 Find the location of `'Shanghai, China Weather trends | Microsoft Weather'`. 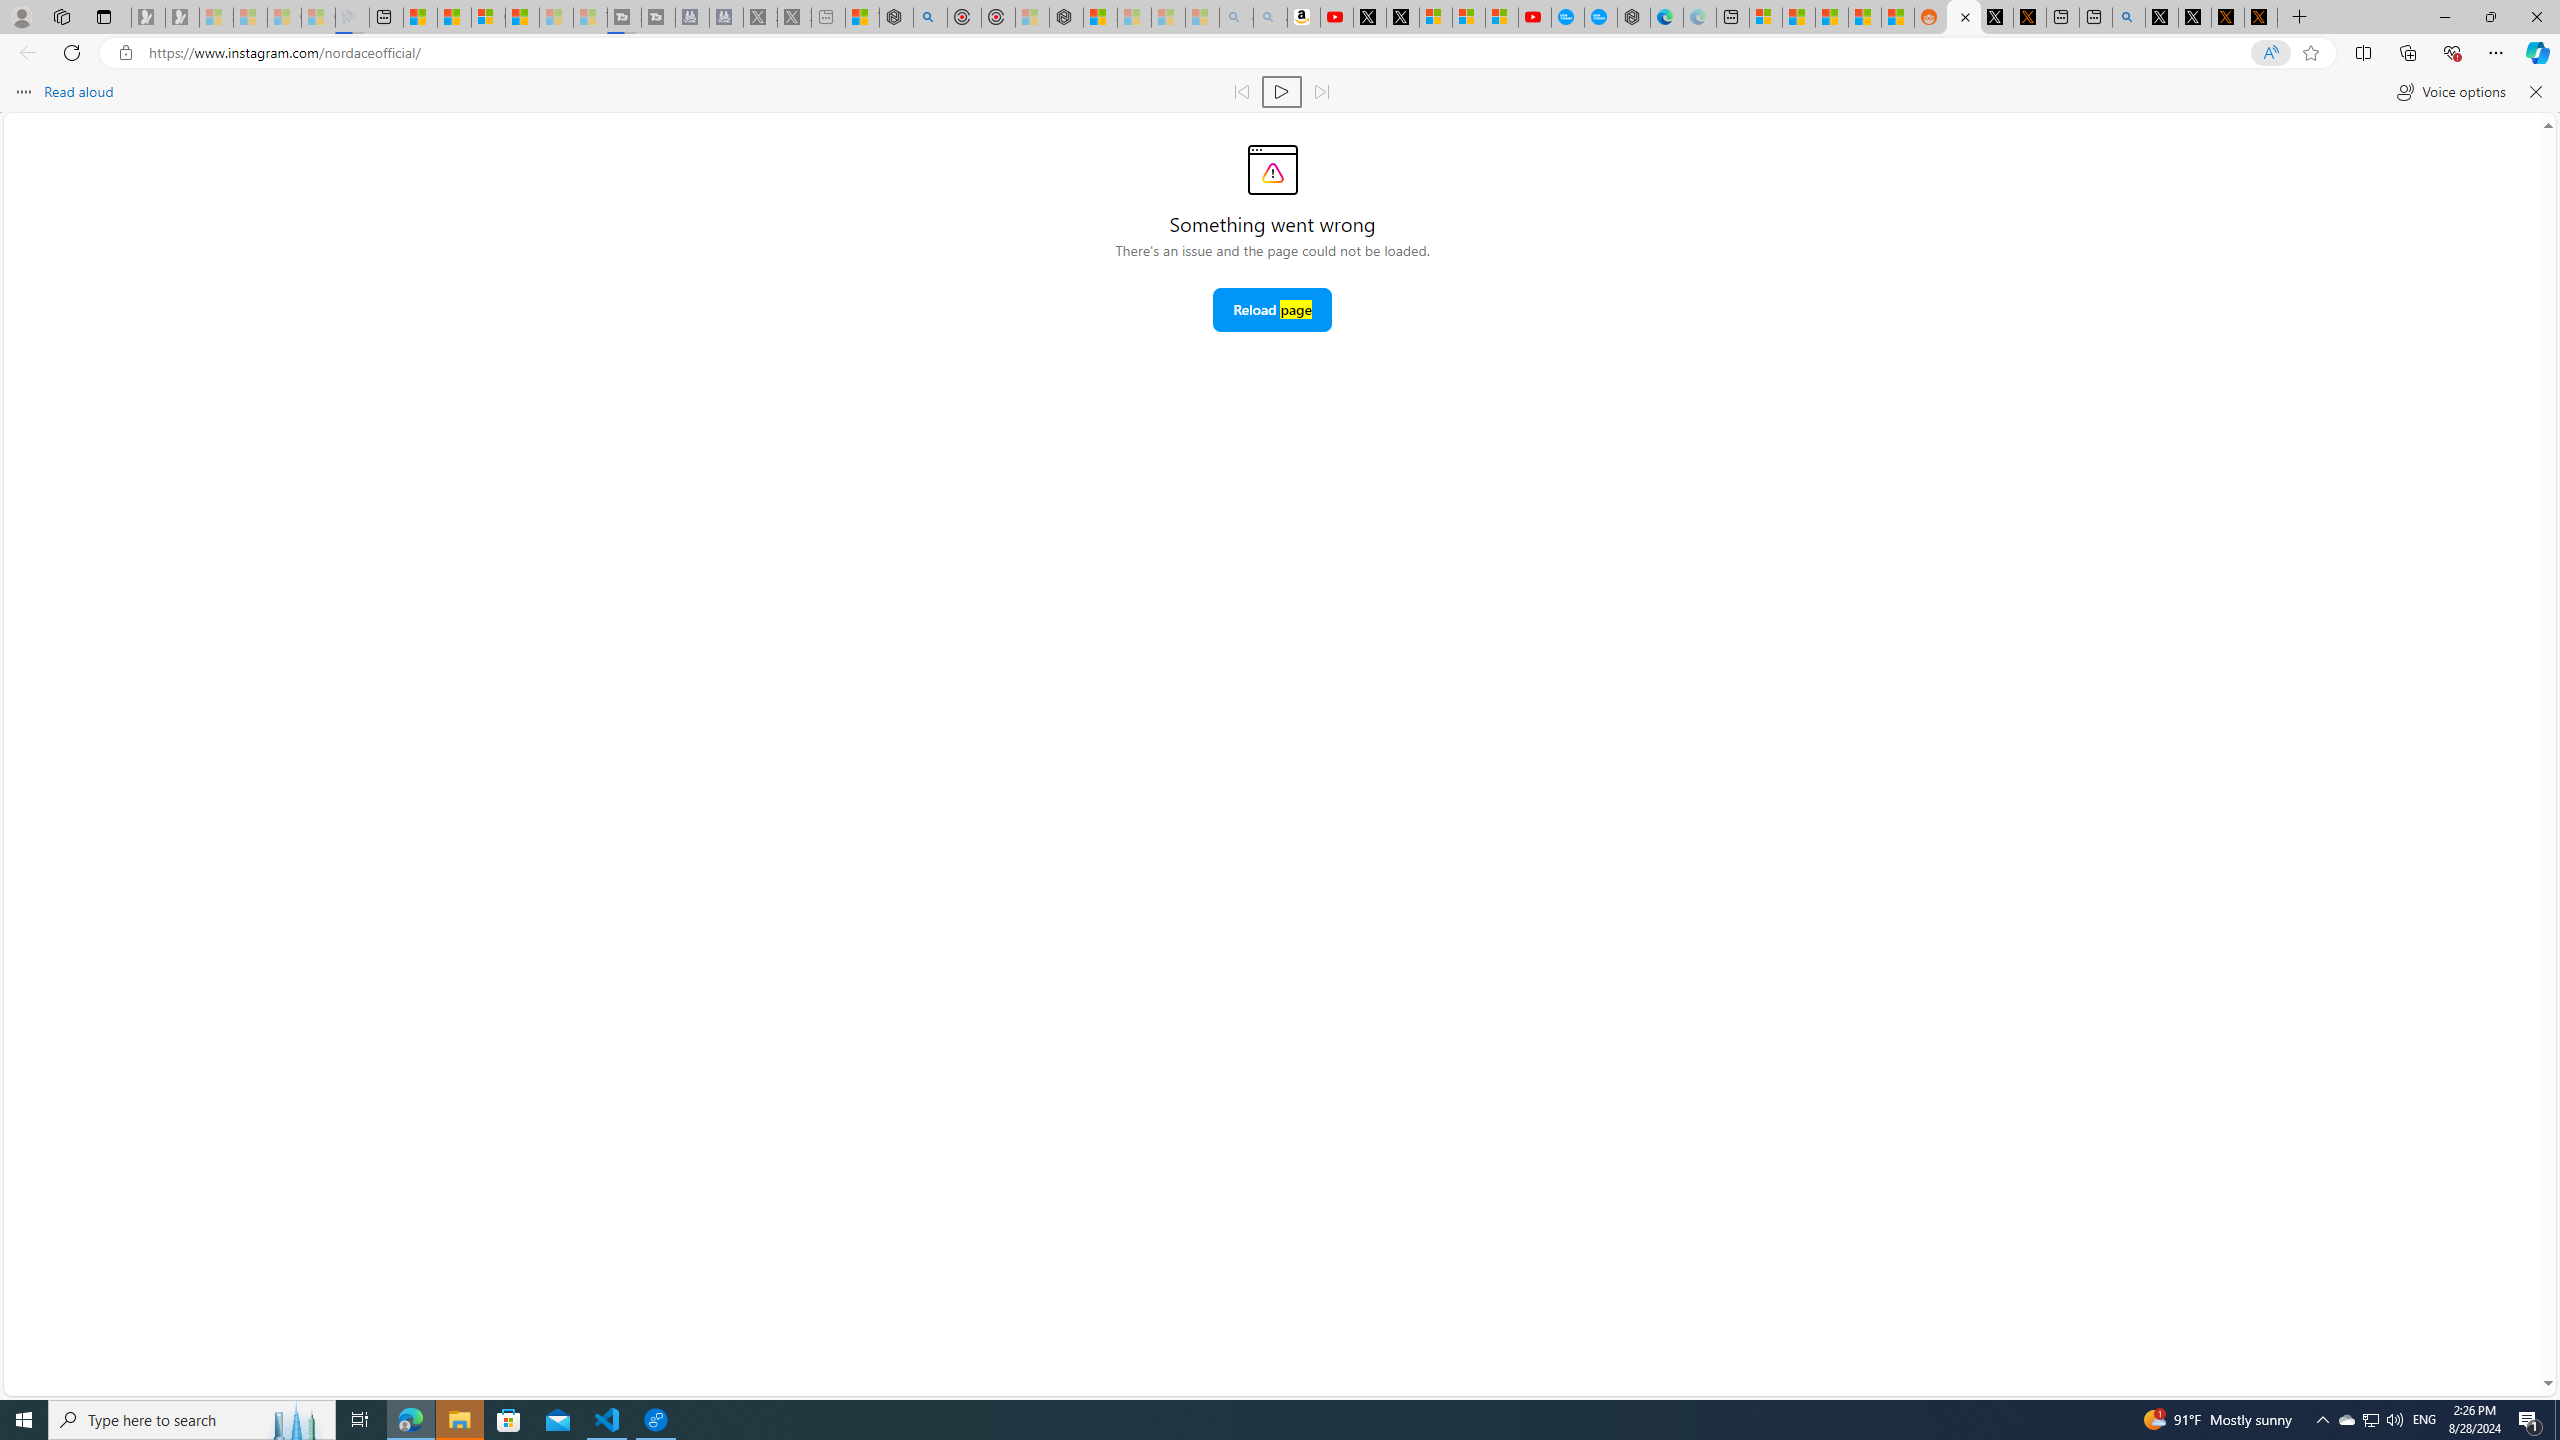

'Shanghai, China Weather trends | Microsoft Weather' is located at coordinates (1897, 16).